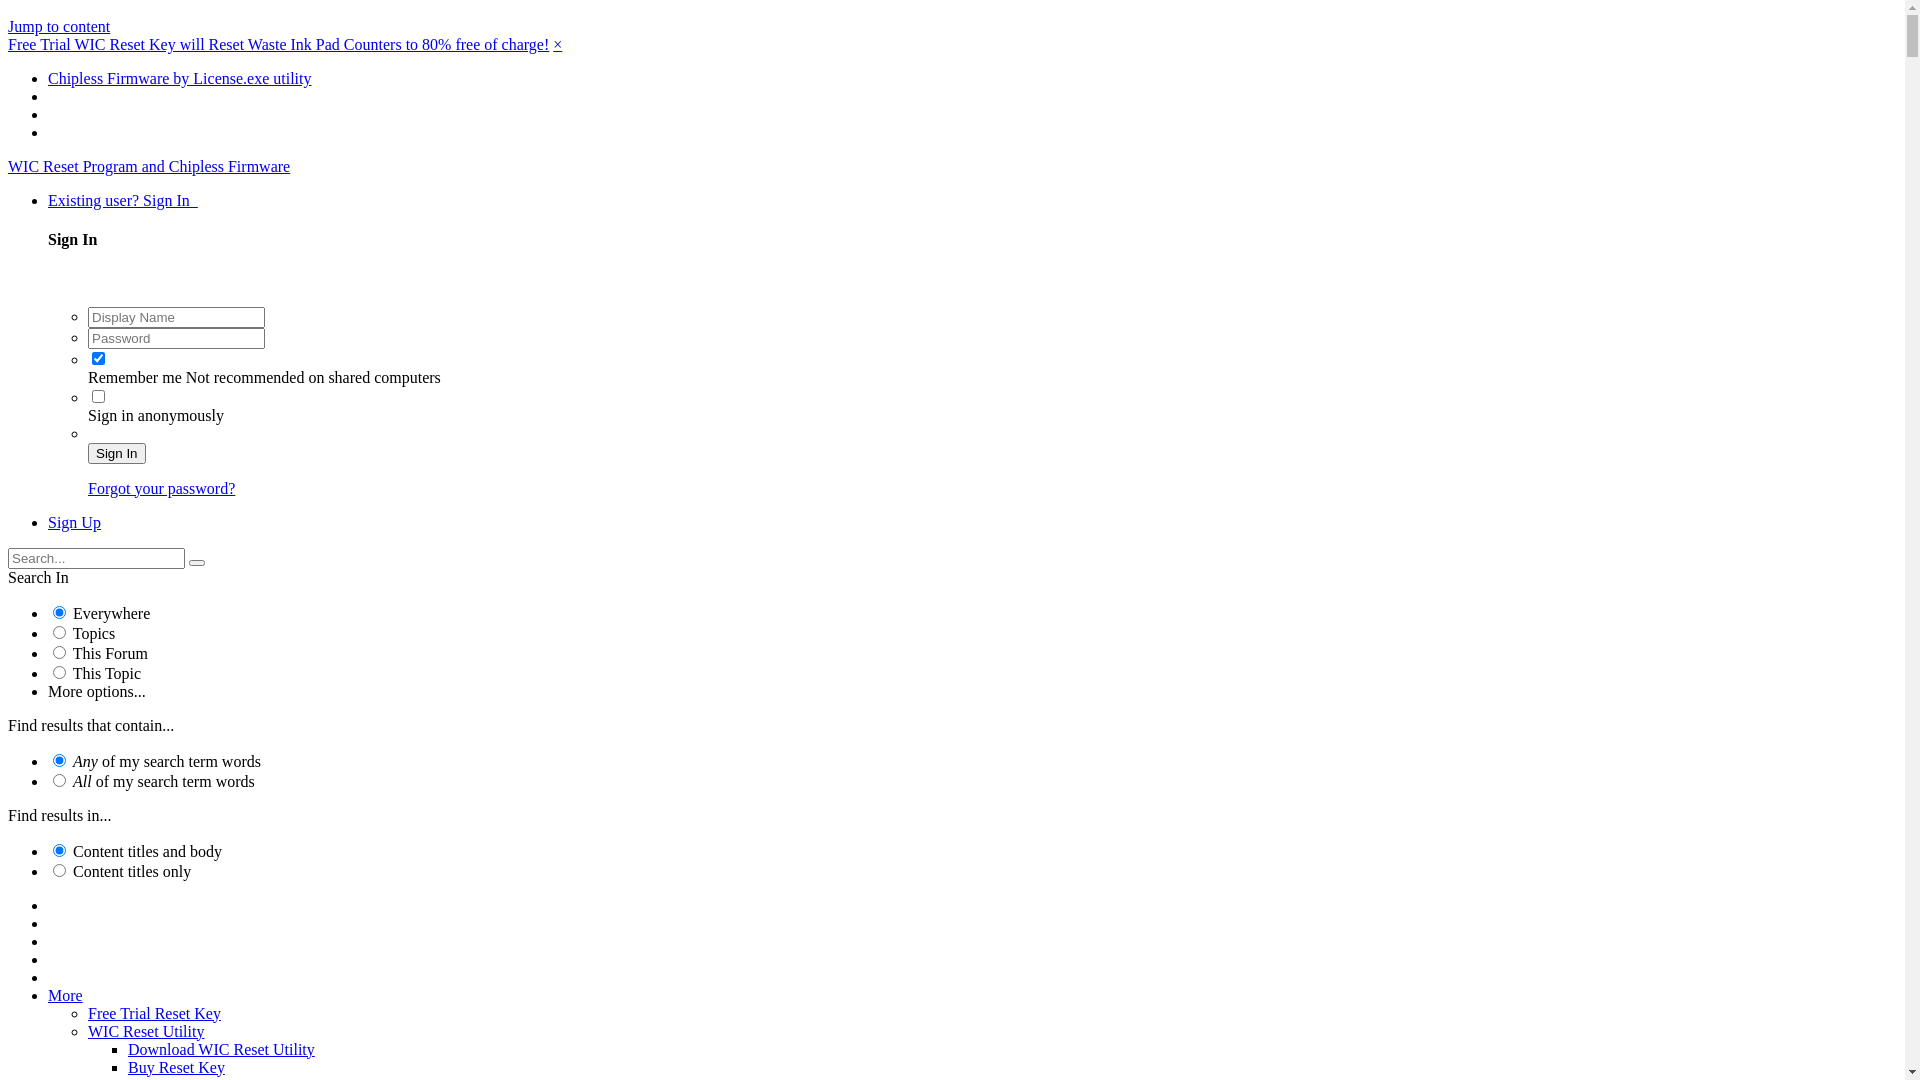 The image size is (1920, 1080). I want to click on 'Forgot your password?', so click(161, 488).